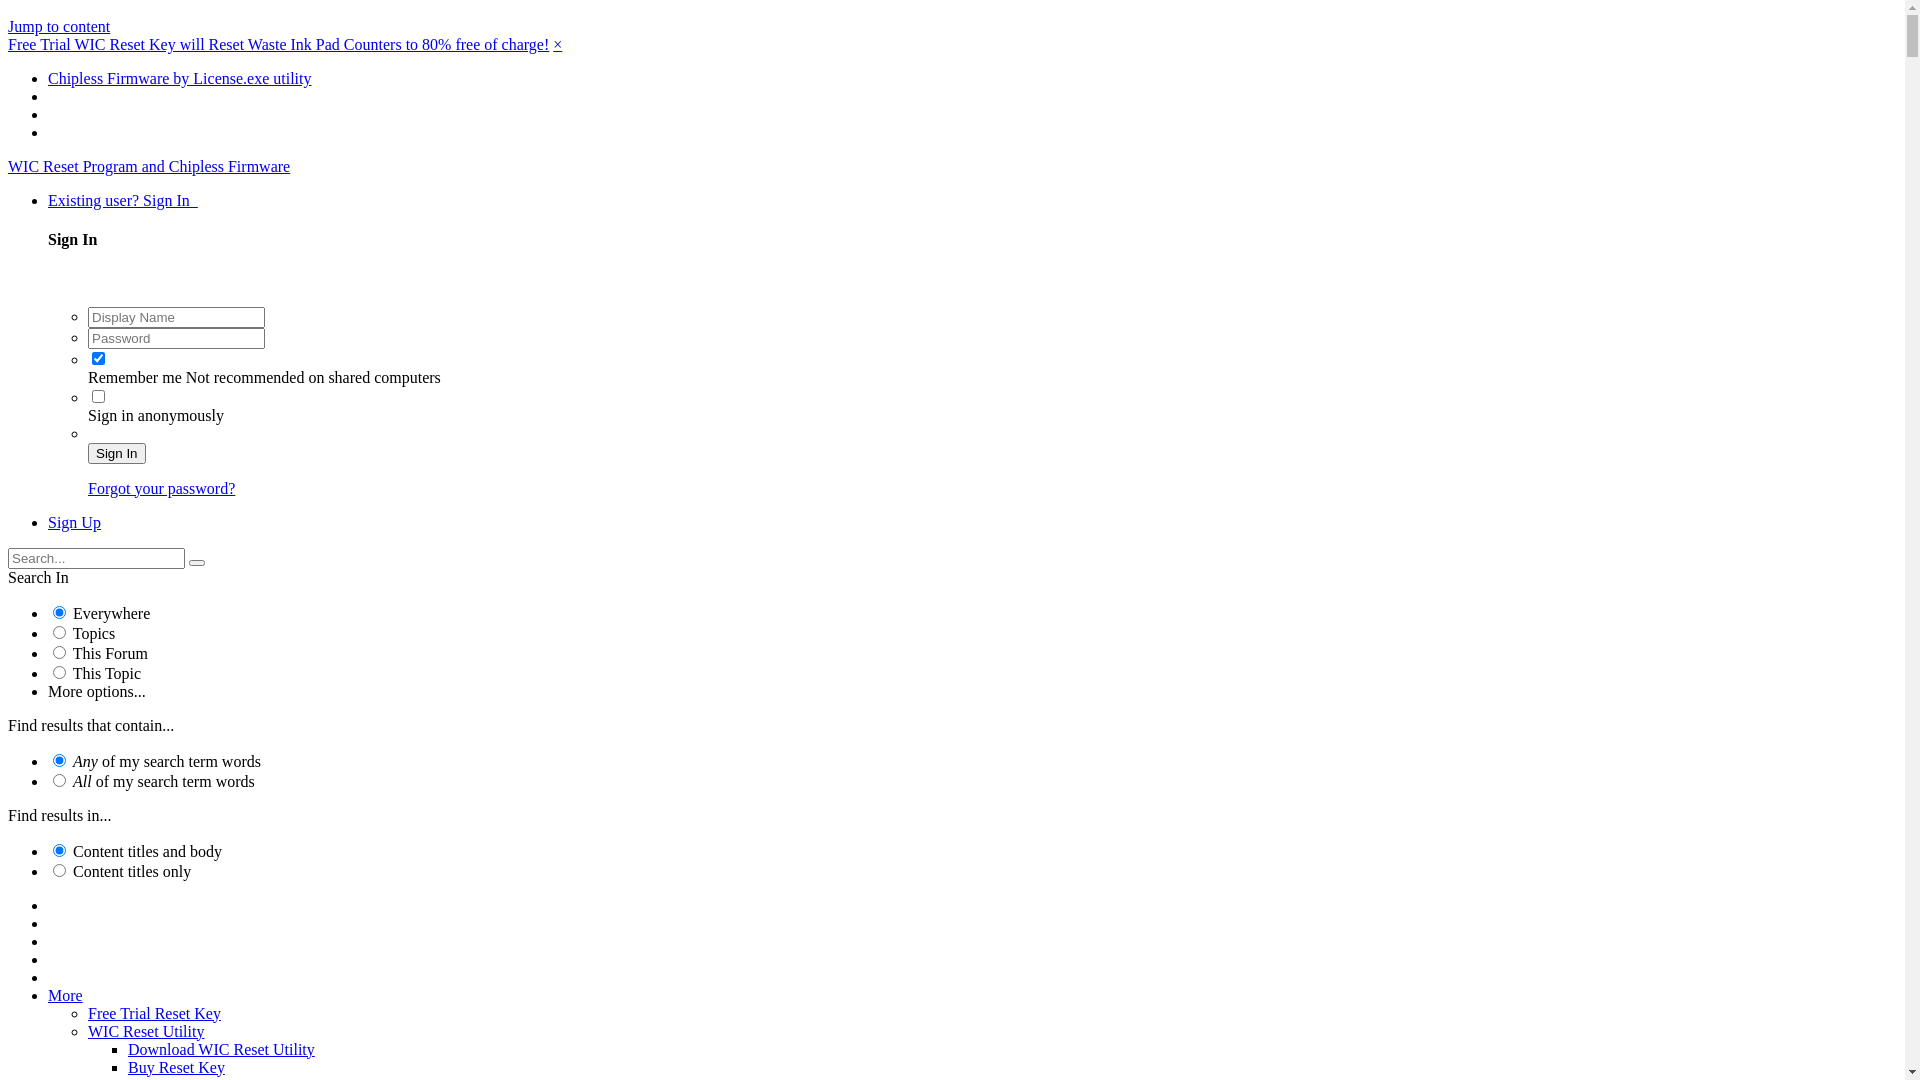 The image size is (1920, 1080). I want to click on 'Forgot your password?', so click(161, 488).